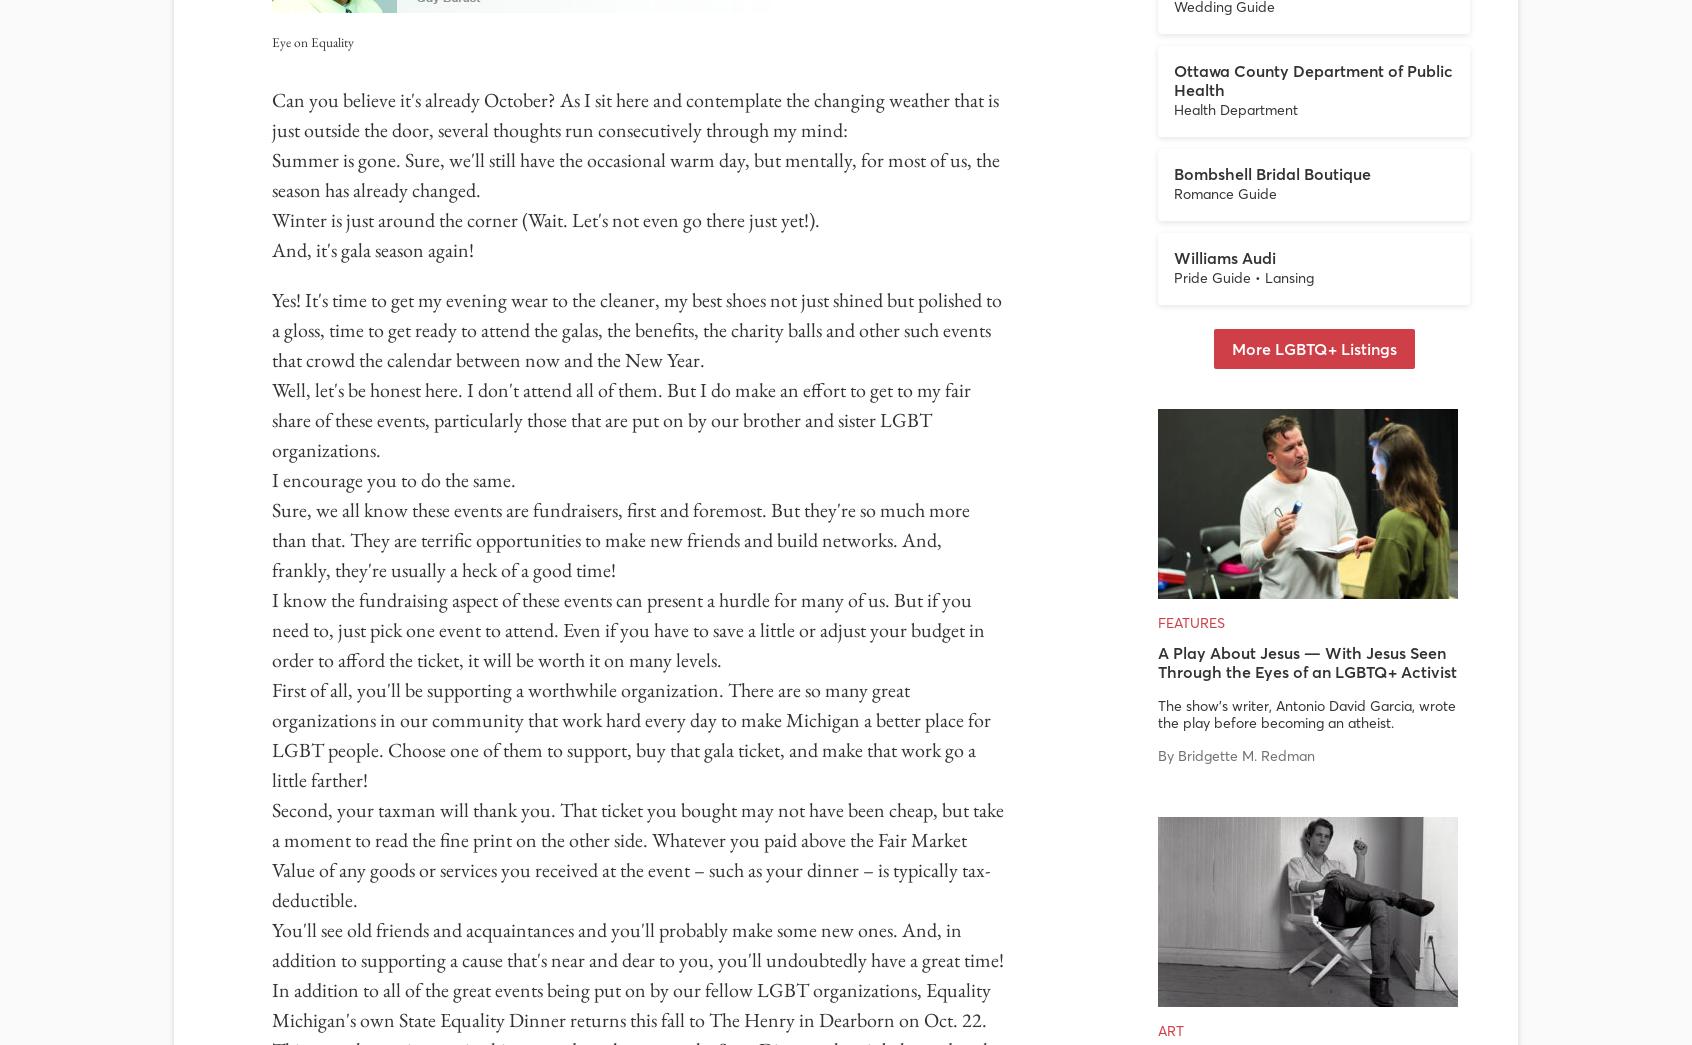  Describe the element at coordinates (1017, 752) in the screenshot. I see `'Advertise'` at that location.